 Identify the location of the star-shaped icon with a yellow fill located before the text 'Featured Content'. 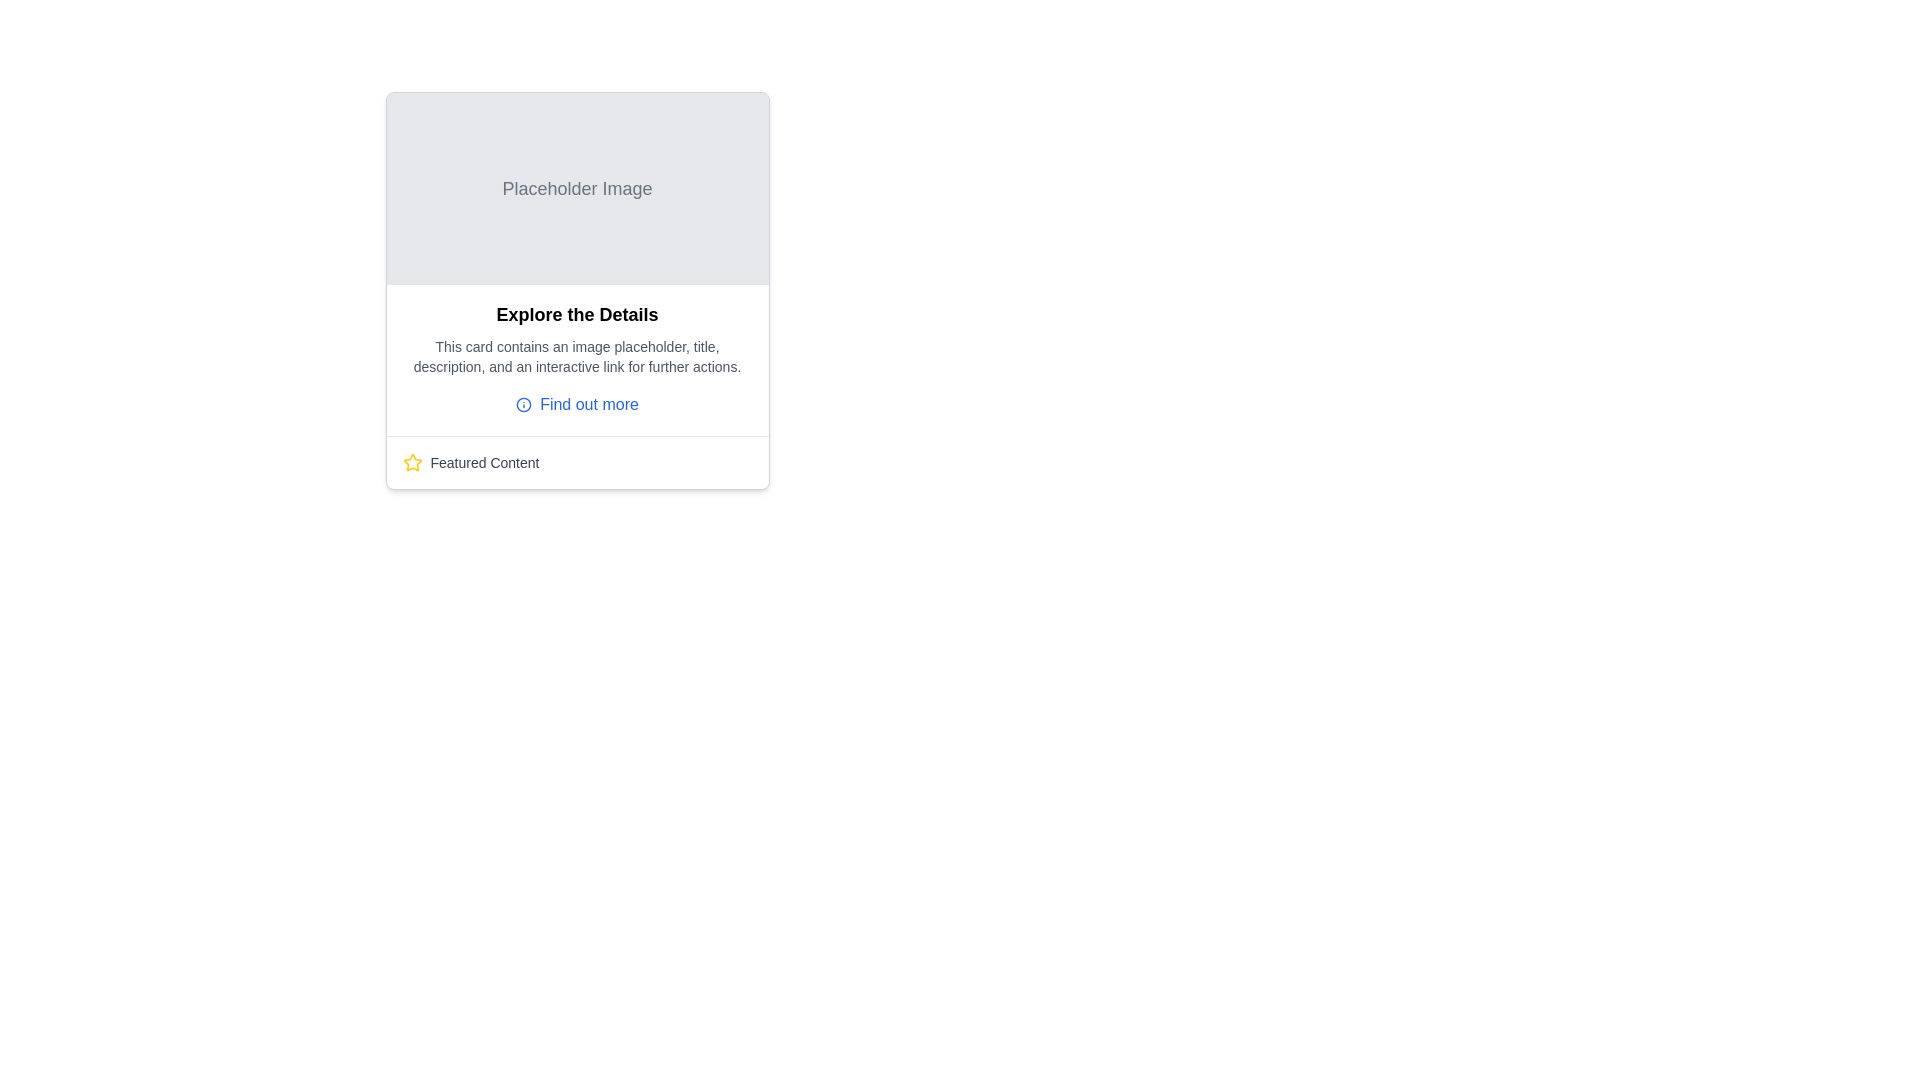
(411, 462).